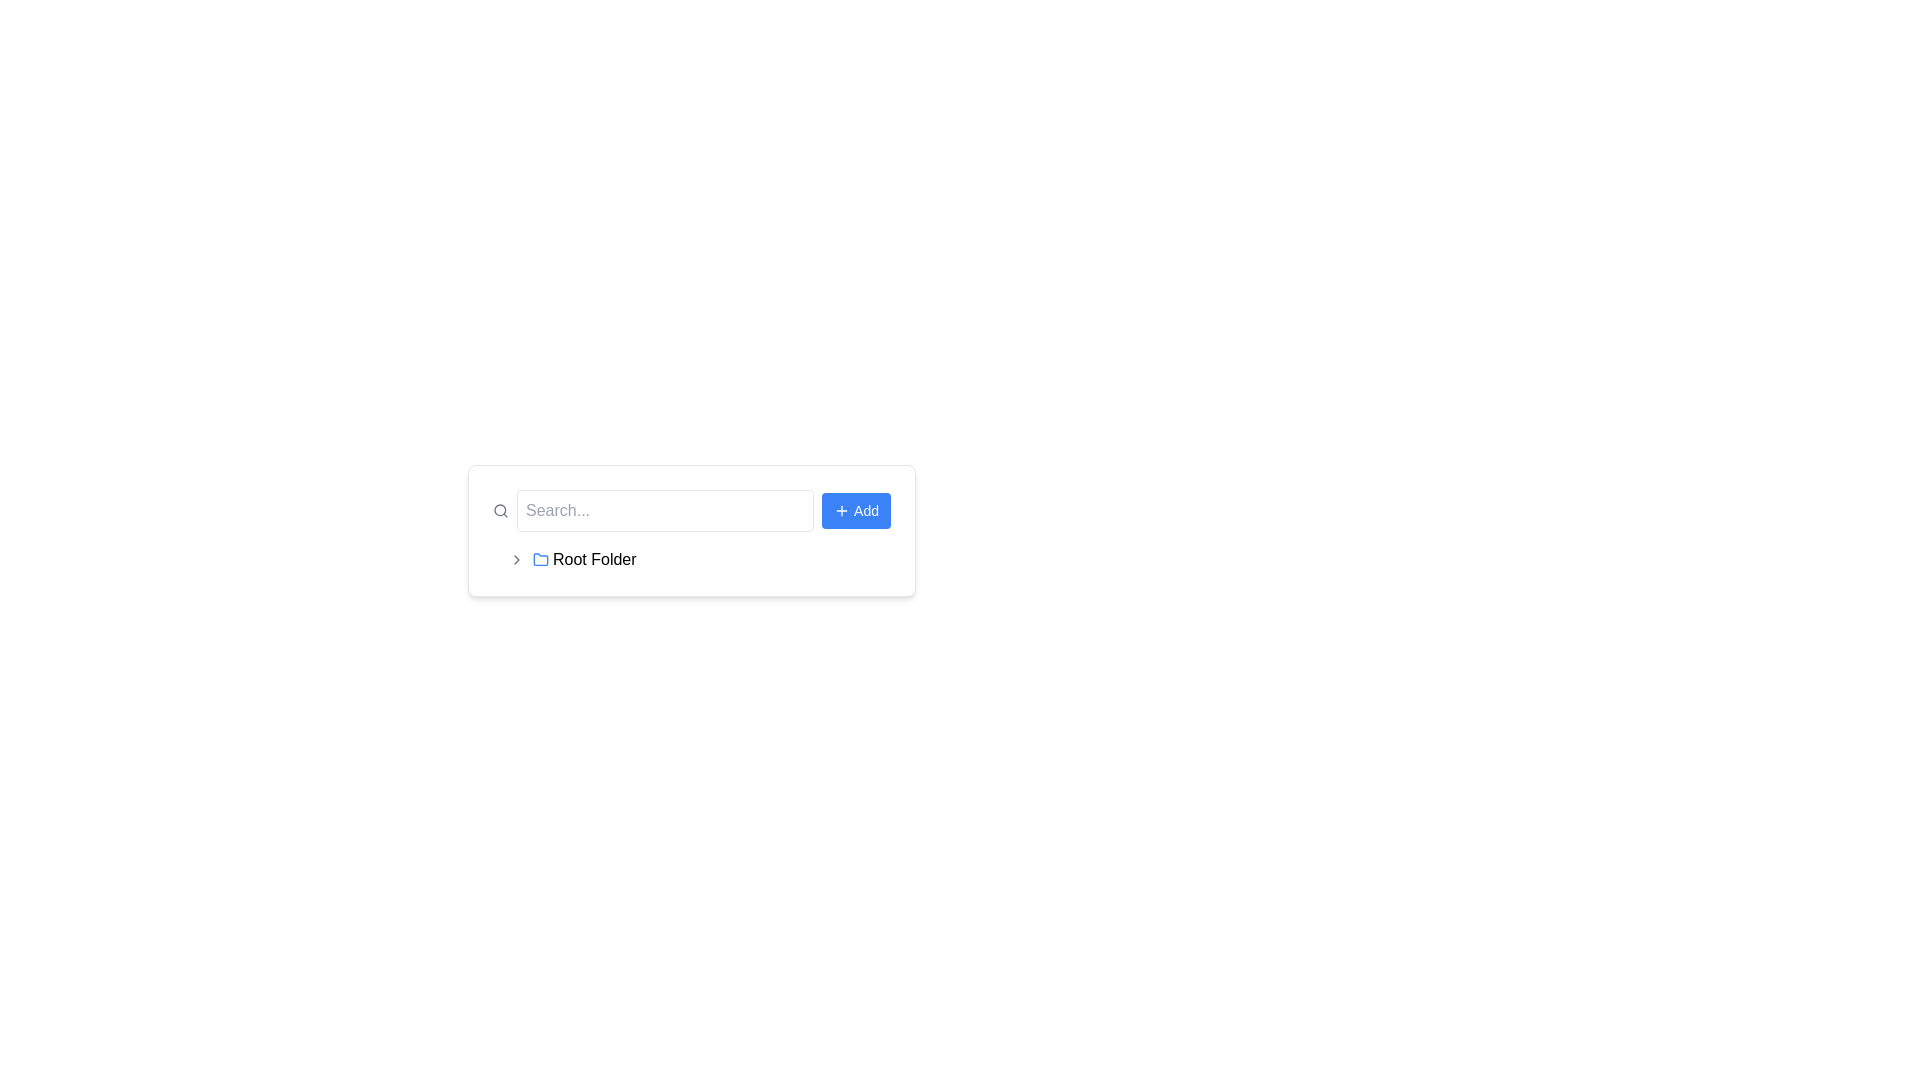  What do you see at coordinates (541, 559) in the screenshot?
I see `the folder icon located to the left of the 'Root Folder' text to interact with the folder` at bounding box center [541, 559].